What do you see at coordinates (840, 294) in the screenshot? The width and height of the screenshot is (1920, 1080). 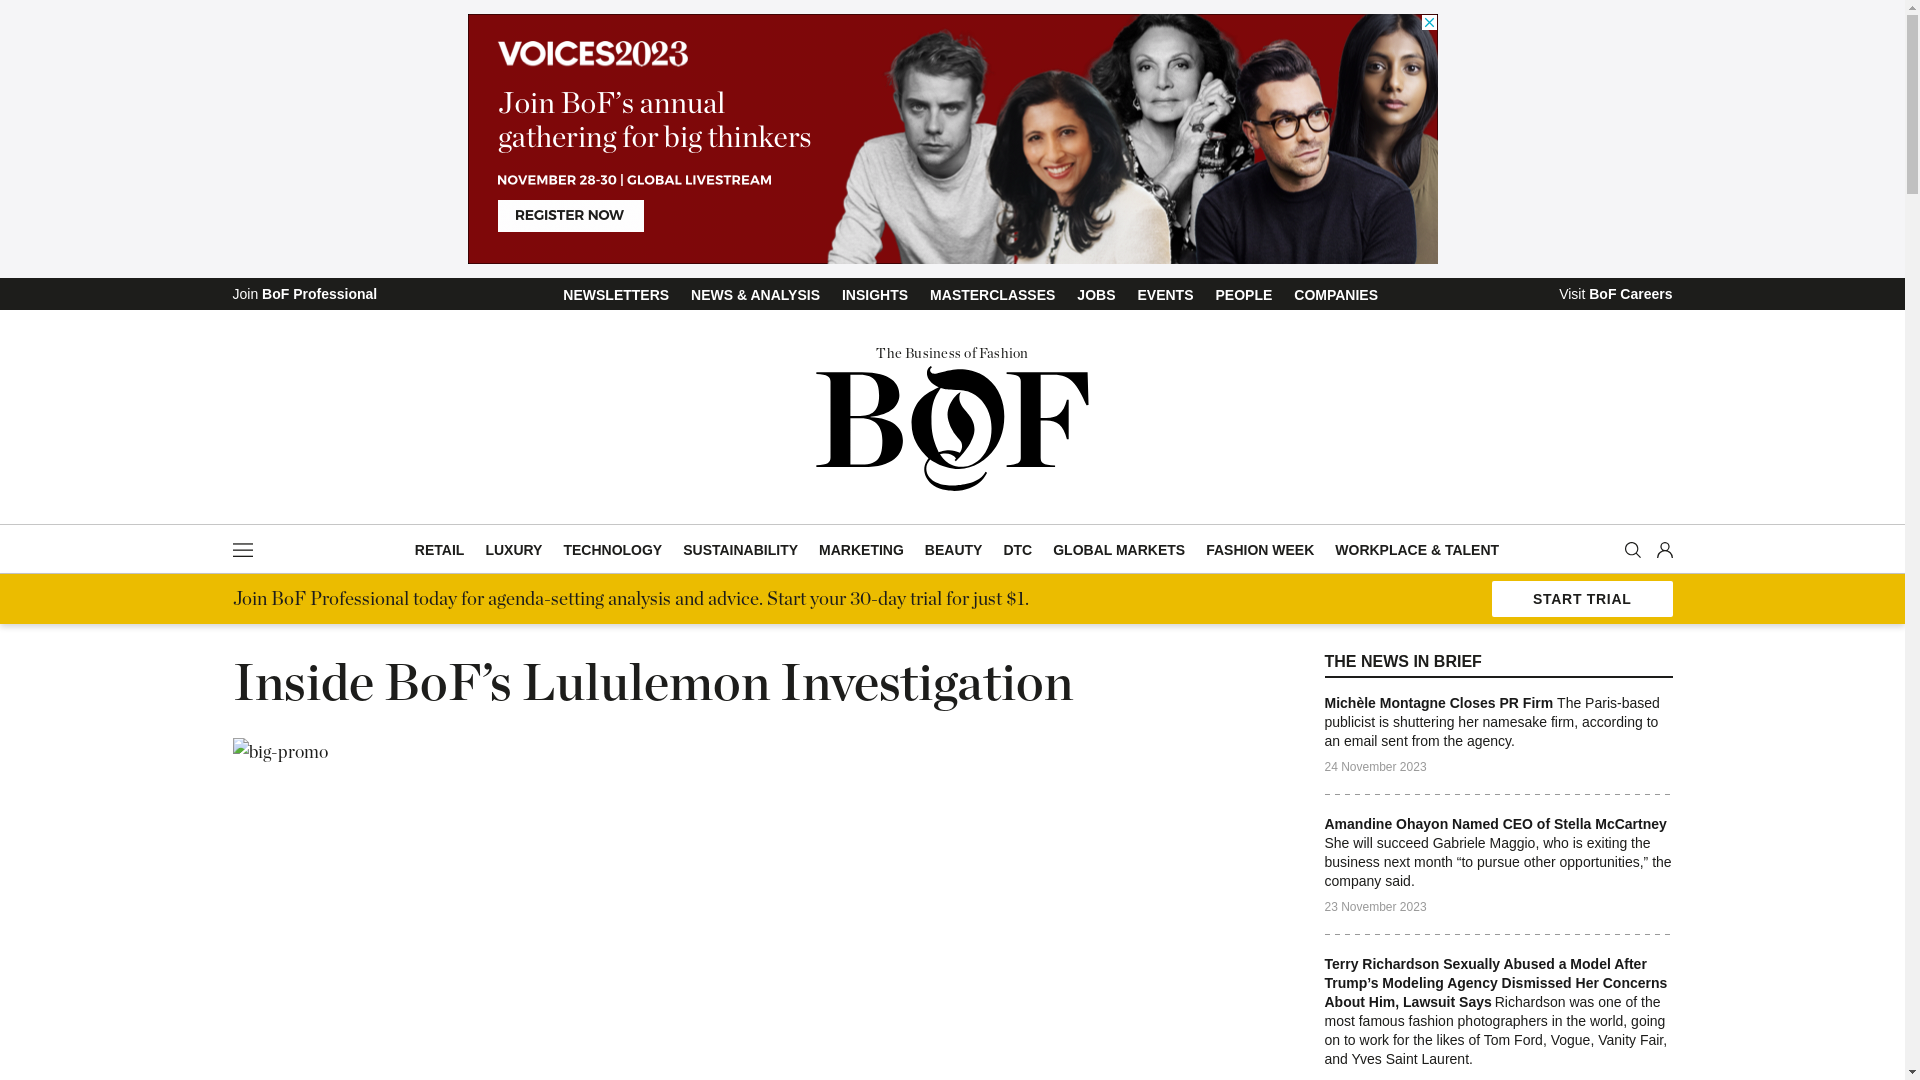 I see `'INSIGHTS'` at bounding box center [840, 294].